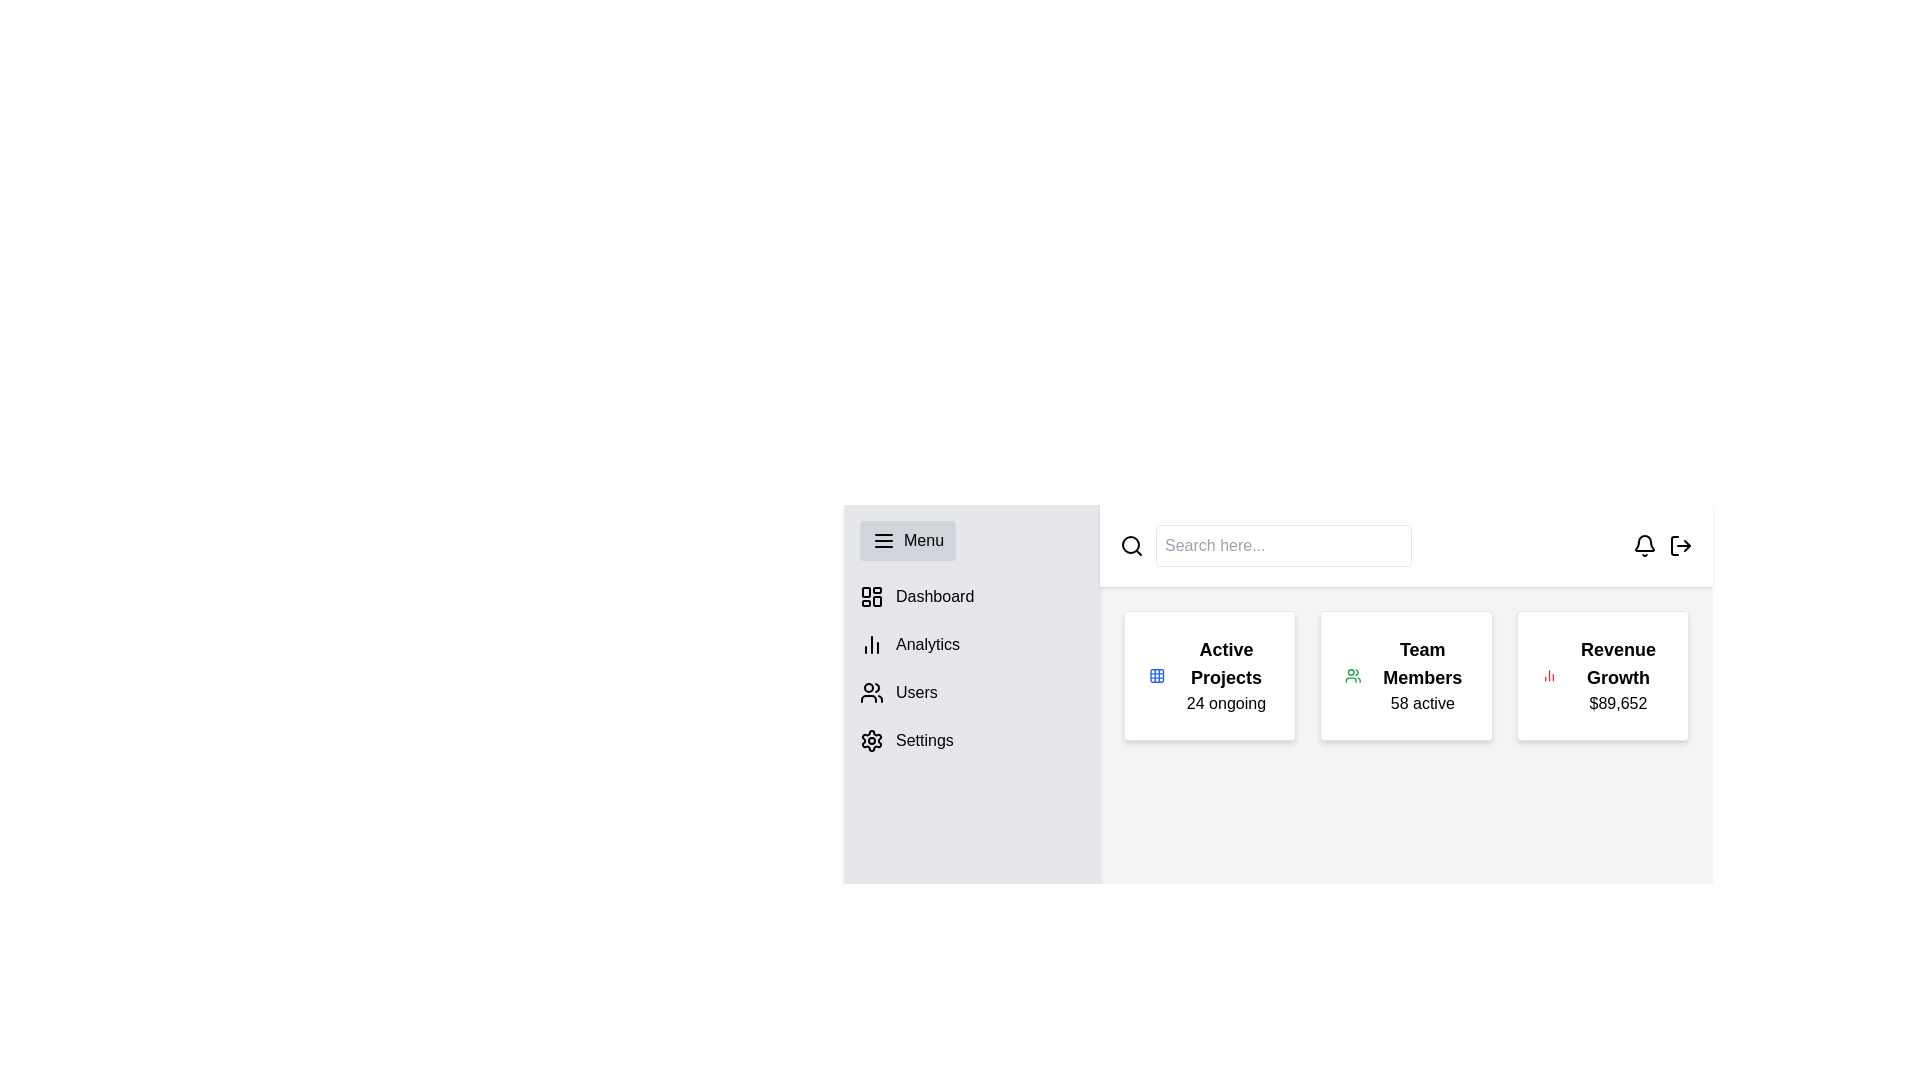  What do you see at coordinates (1157, 675) in the screenshot?
I see `the 'Active Projects' icon located on the left side of the 'Active Projects 24 ongoing' card in the dashboard interface` at bounding box center [1157, 675].